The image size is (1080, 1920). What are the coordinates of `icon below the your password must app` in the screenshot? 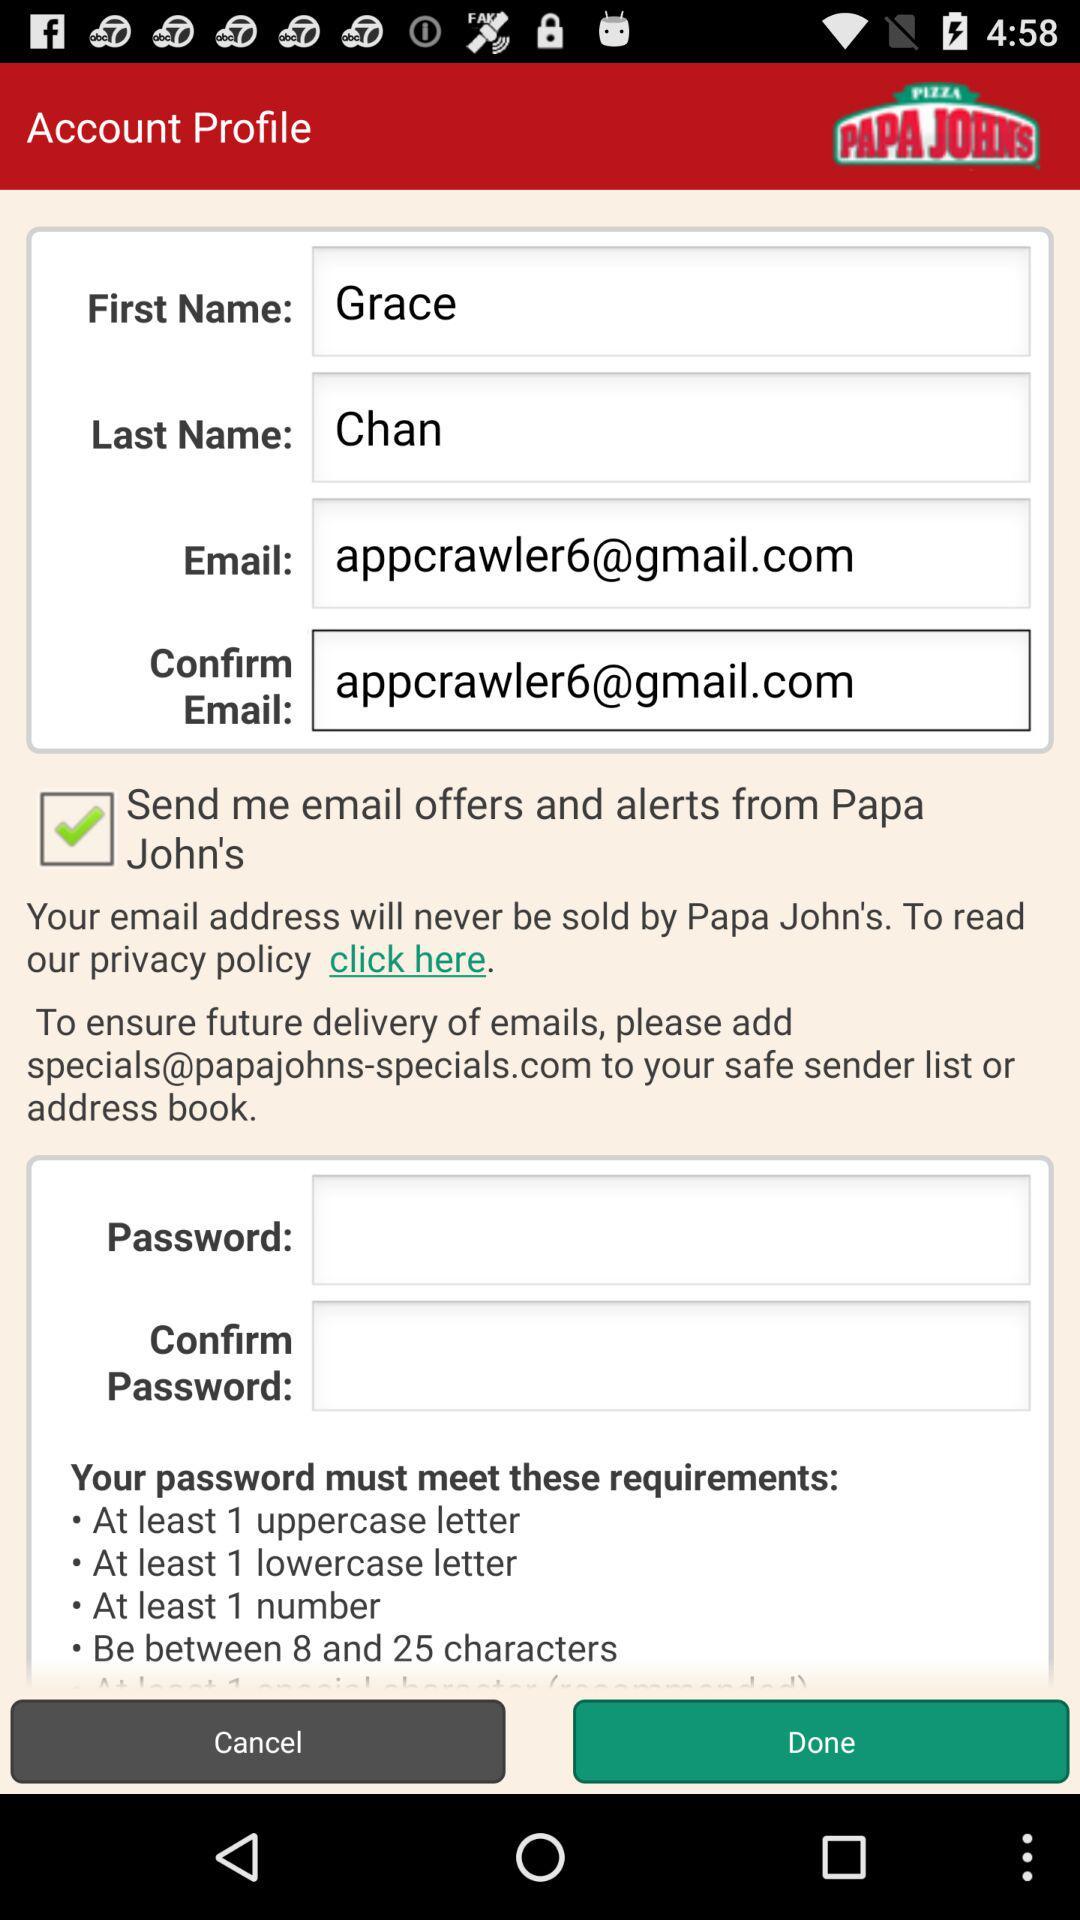 It's located at (257, 1740).